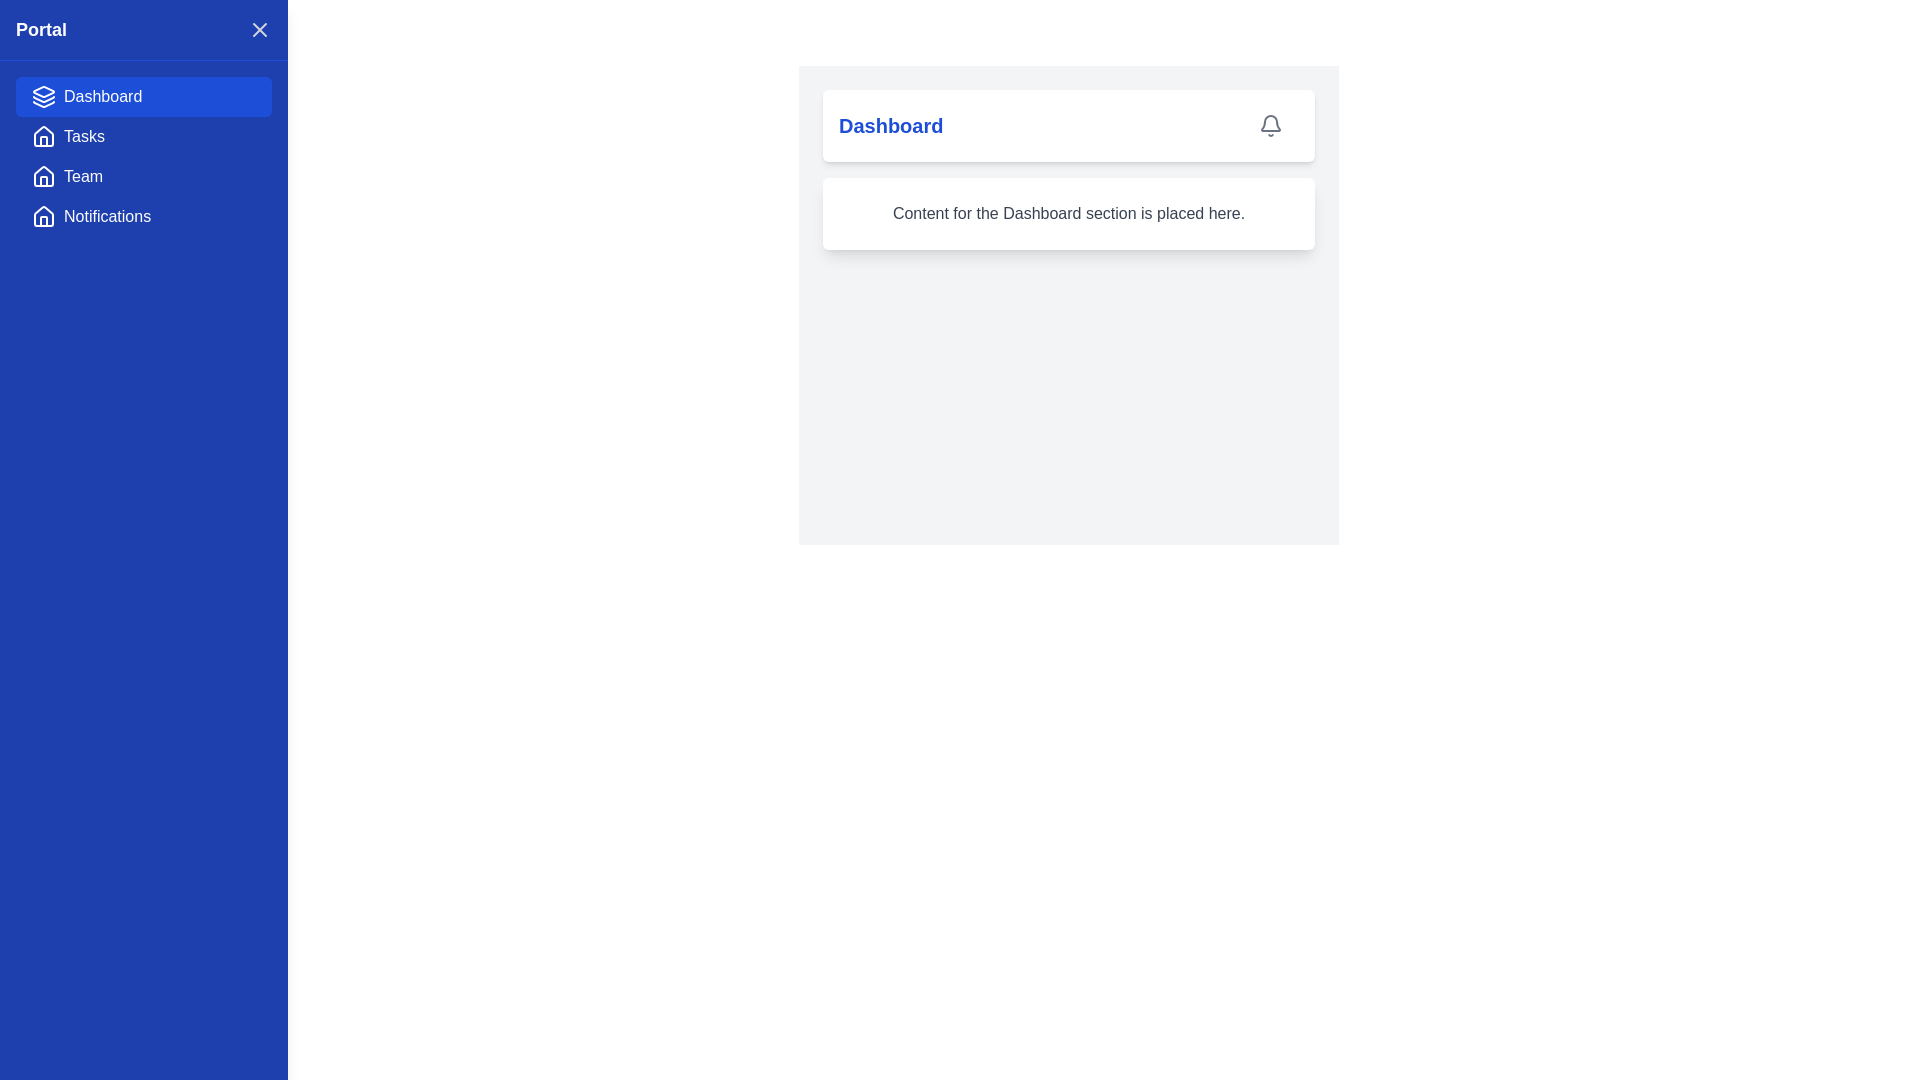 The width and height of the screenshot is (1920, 1080). Describe the element at coordinates (43, 176) in the screenshot. I see `the house icon with a light blue outline located to the left of the 'Team' text in the navigation menu` at that location.